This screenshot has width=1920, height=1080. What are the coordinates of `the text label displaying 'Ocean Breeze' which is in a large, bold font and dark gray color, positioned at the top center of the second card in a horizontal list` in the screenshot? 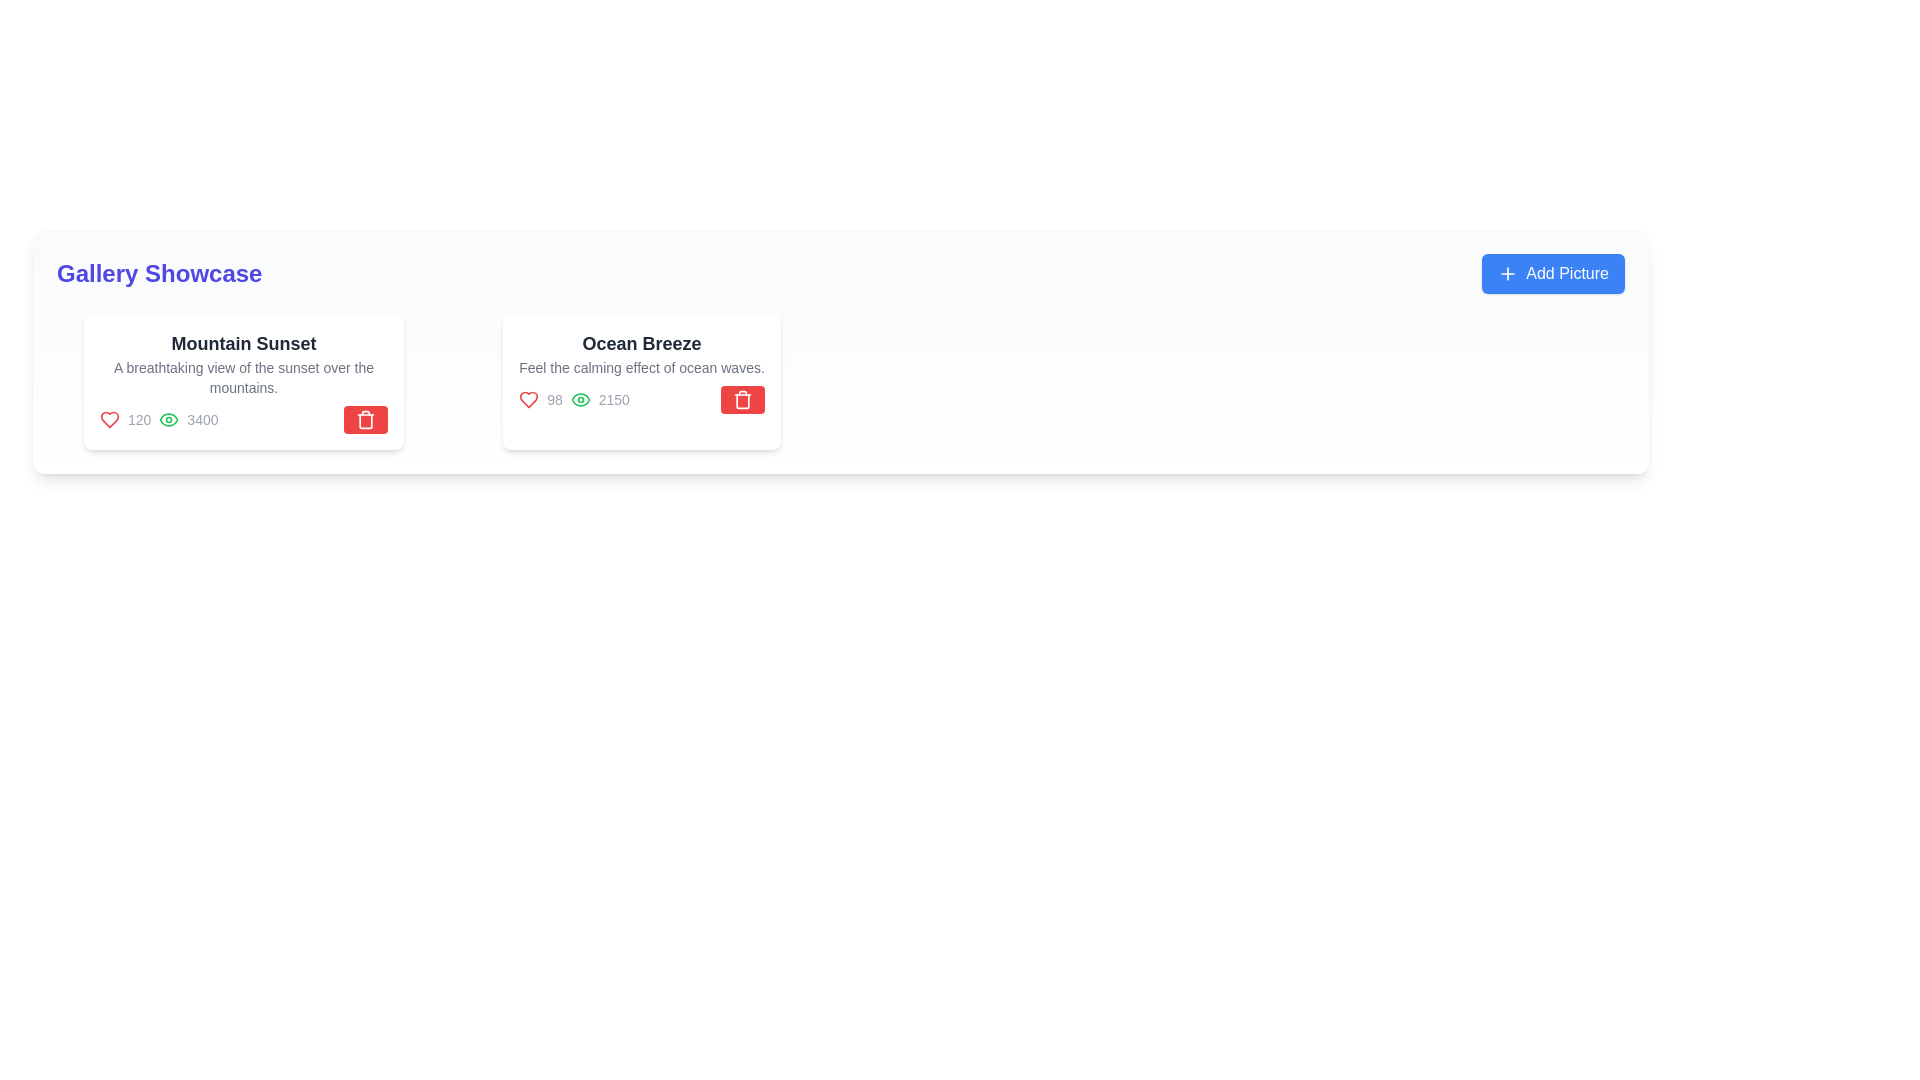 It's located at (642, 342).